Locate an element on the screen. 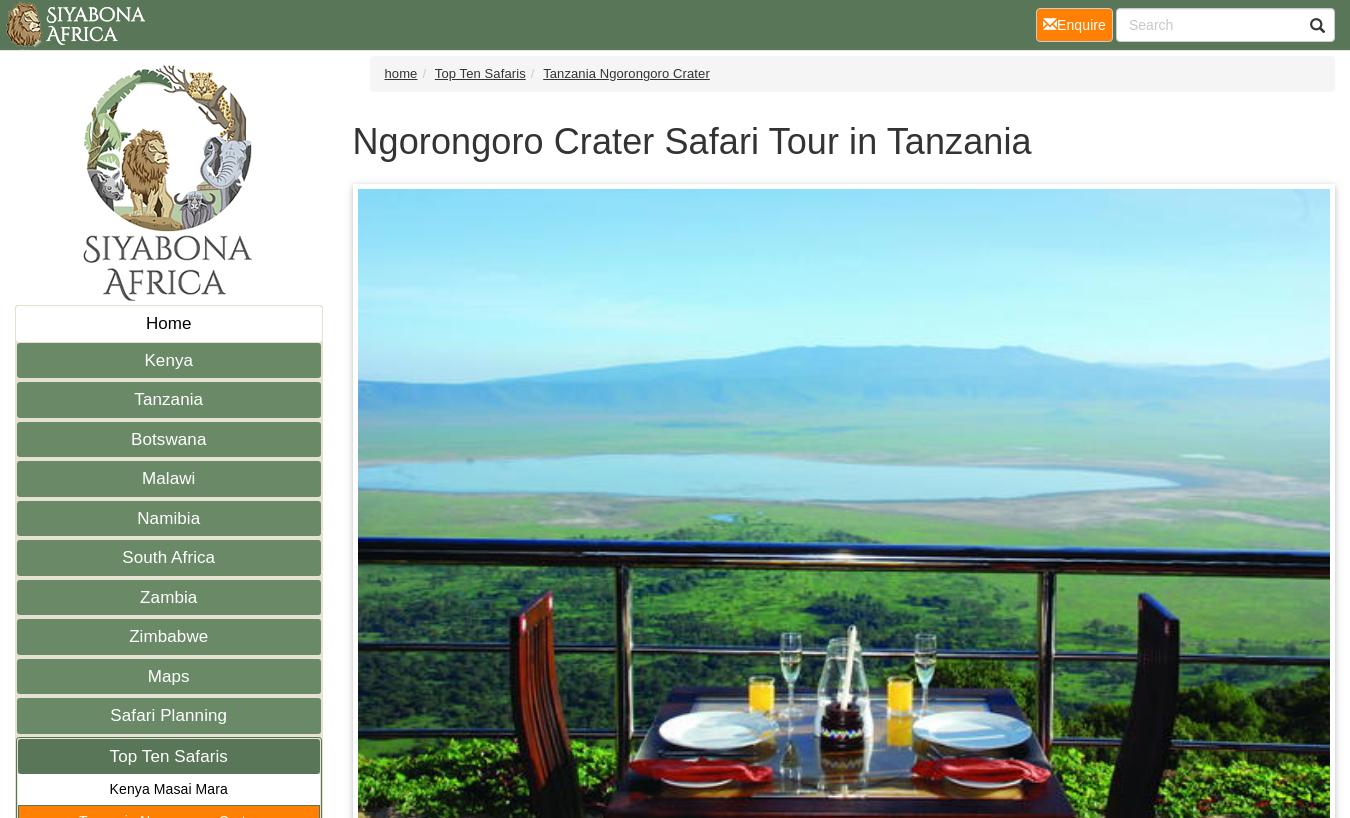 This screenshot has height=818, width=1350. 'Ngorongoro Crater Safari Tour in Tanzania' is located at coordinates (690, 139).